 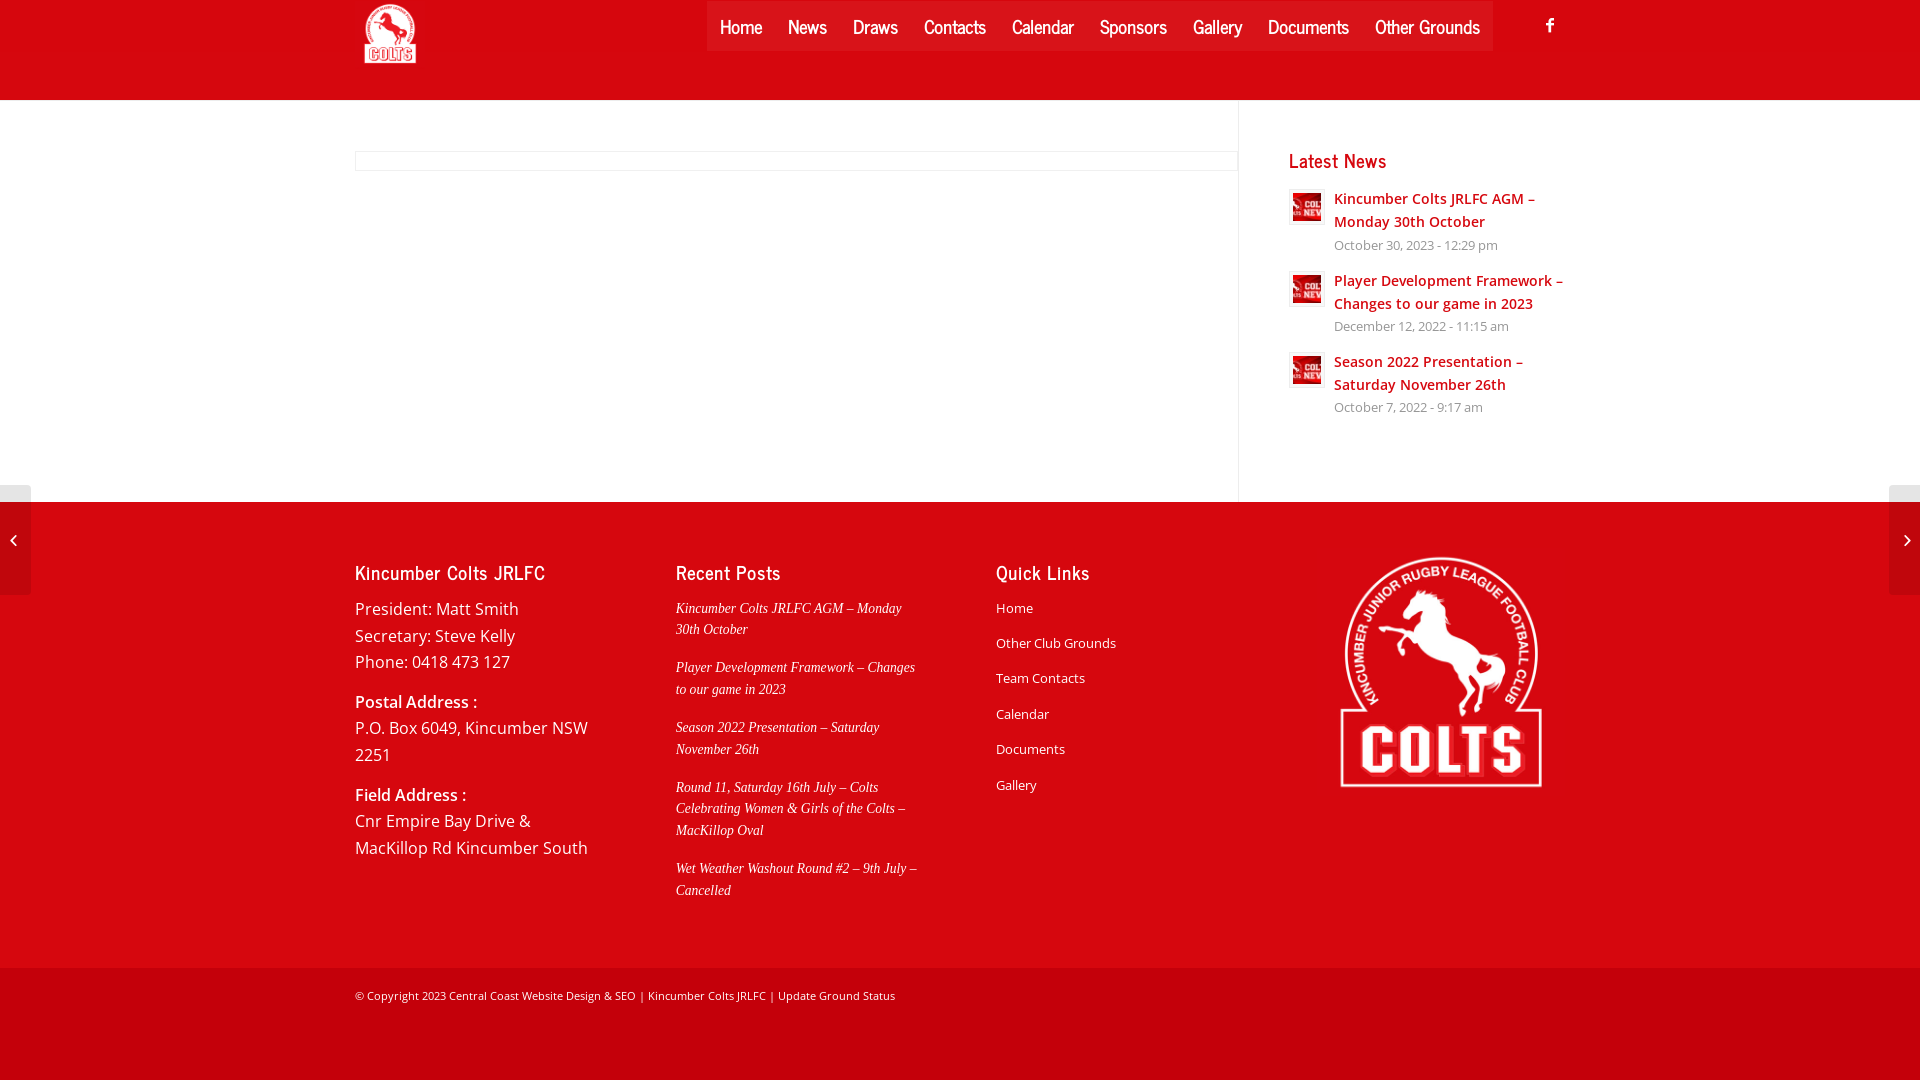 I want to click on 'Update Ground Status', so click(x=836, y=995).